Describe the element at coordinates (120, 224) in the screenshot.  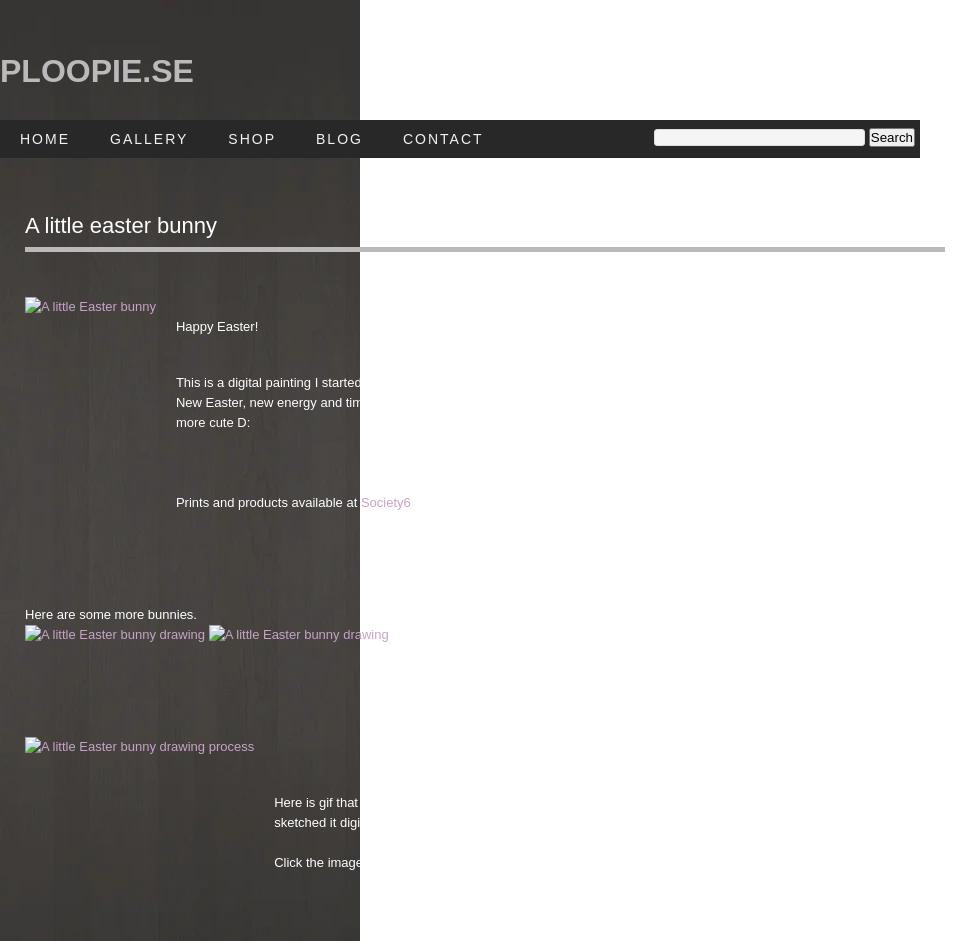
I see `'A little easter bunny'` at that location.